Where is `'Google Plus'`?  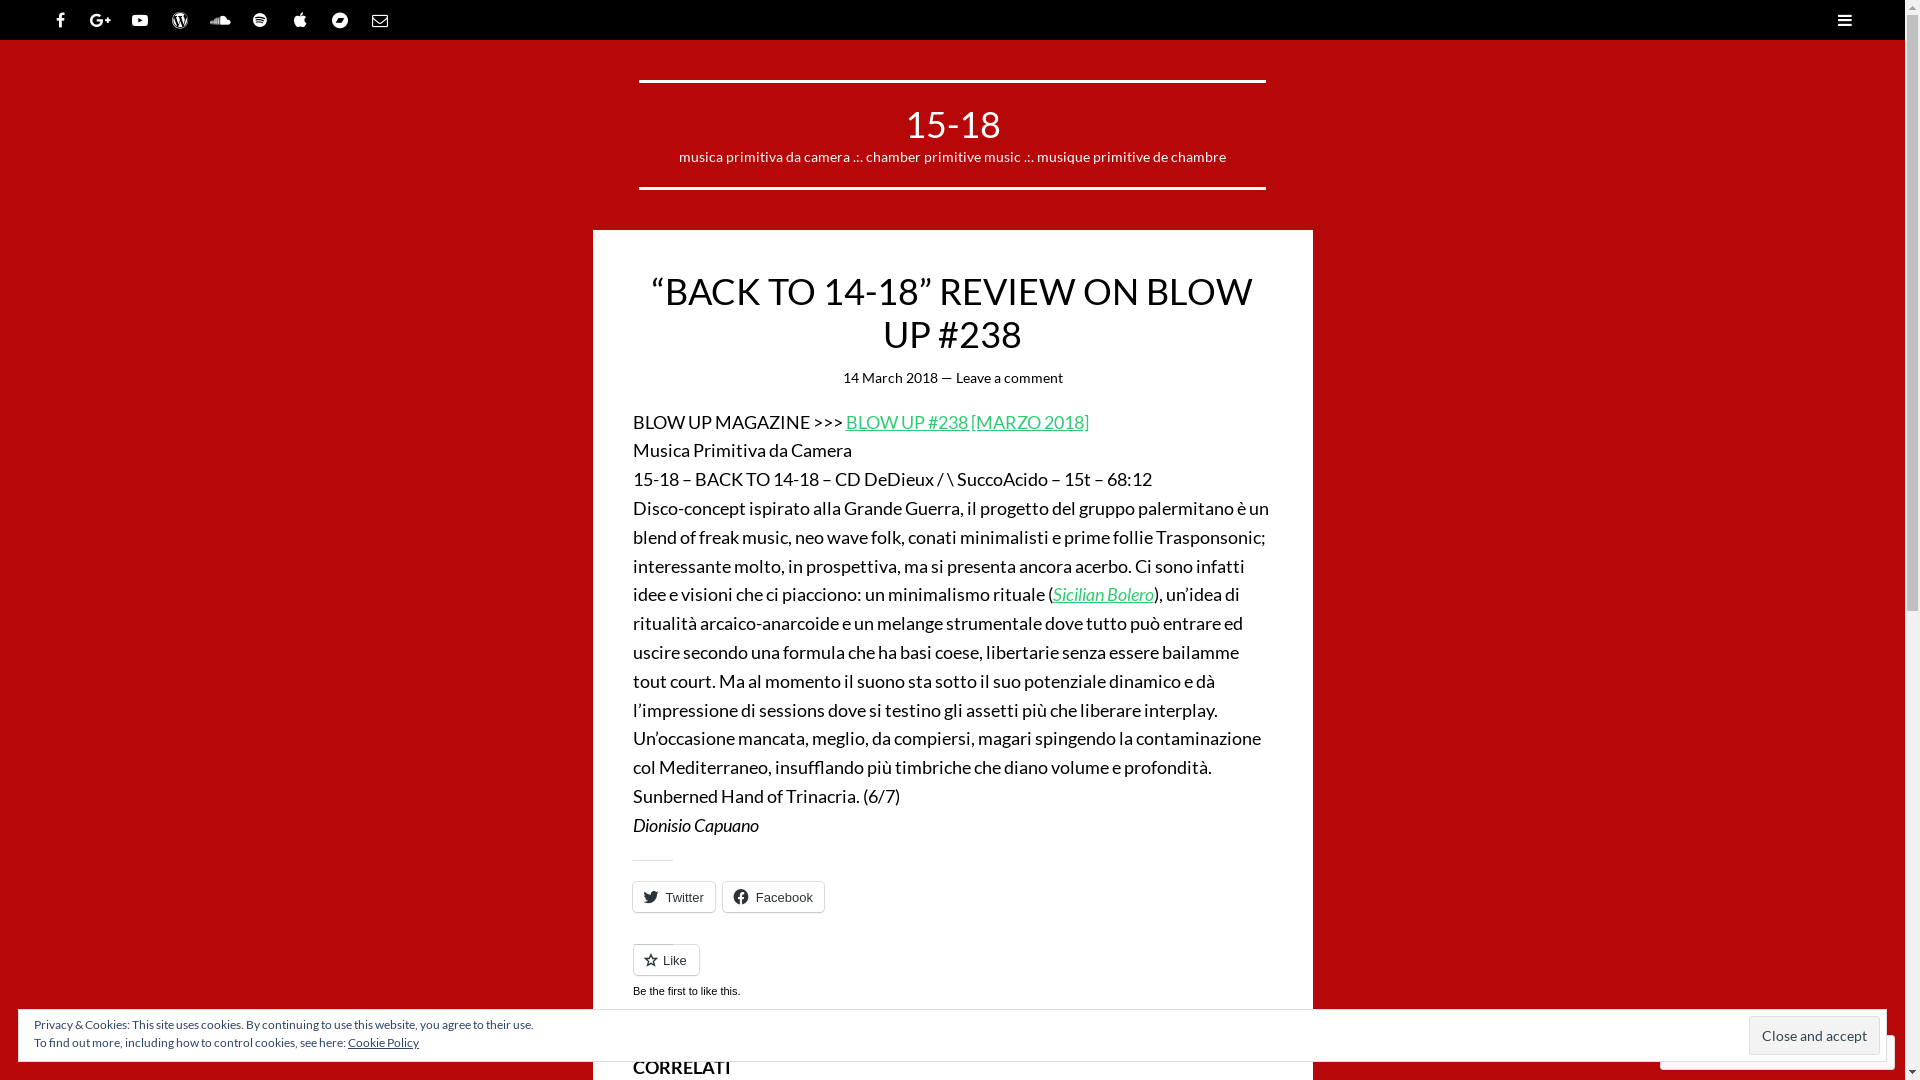
'Google Plus' is located at coordinates (99, 19).